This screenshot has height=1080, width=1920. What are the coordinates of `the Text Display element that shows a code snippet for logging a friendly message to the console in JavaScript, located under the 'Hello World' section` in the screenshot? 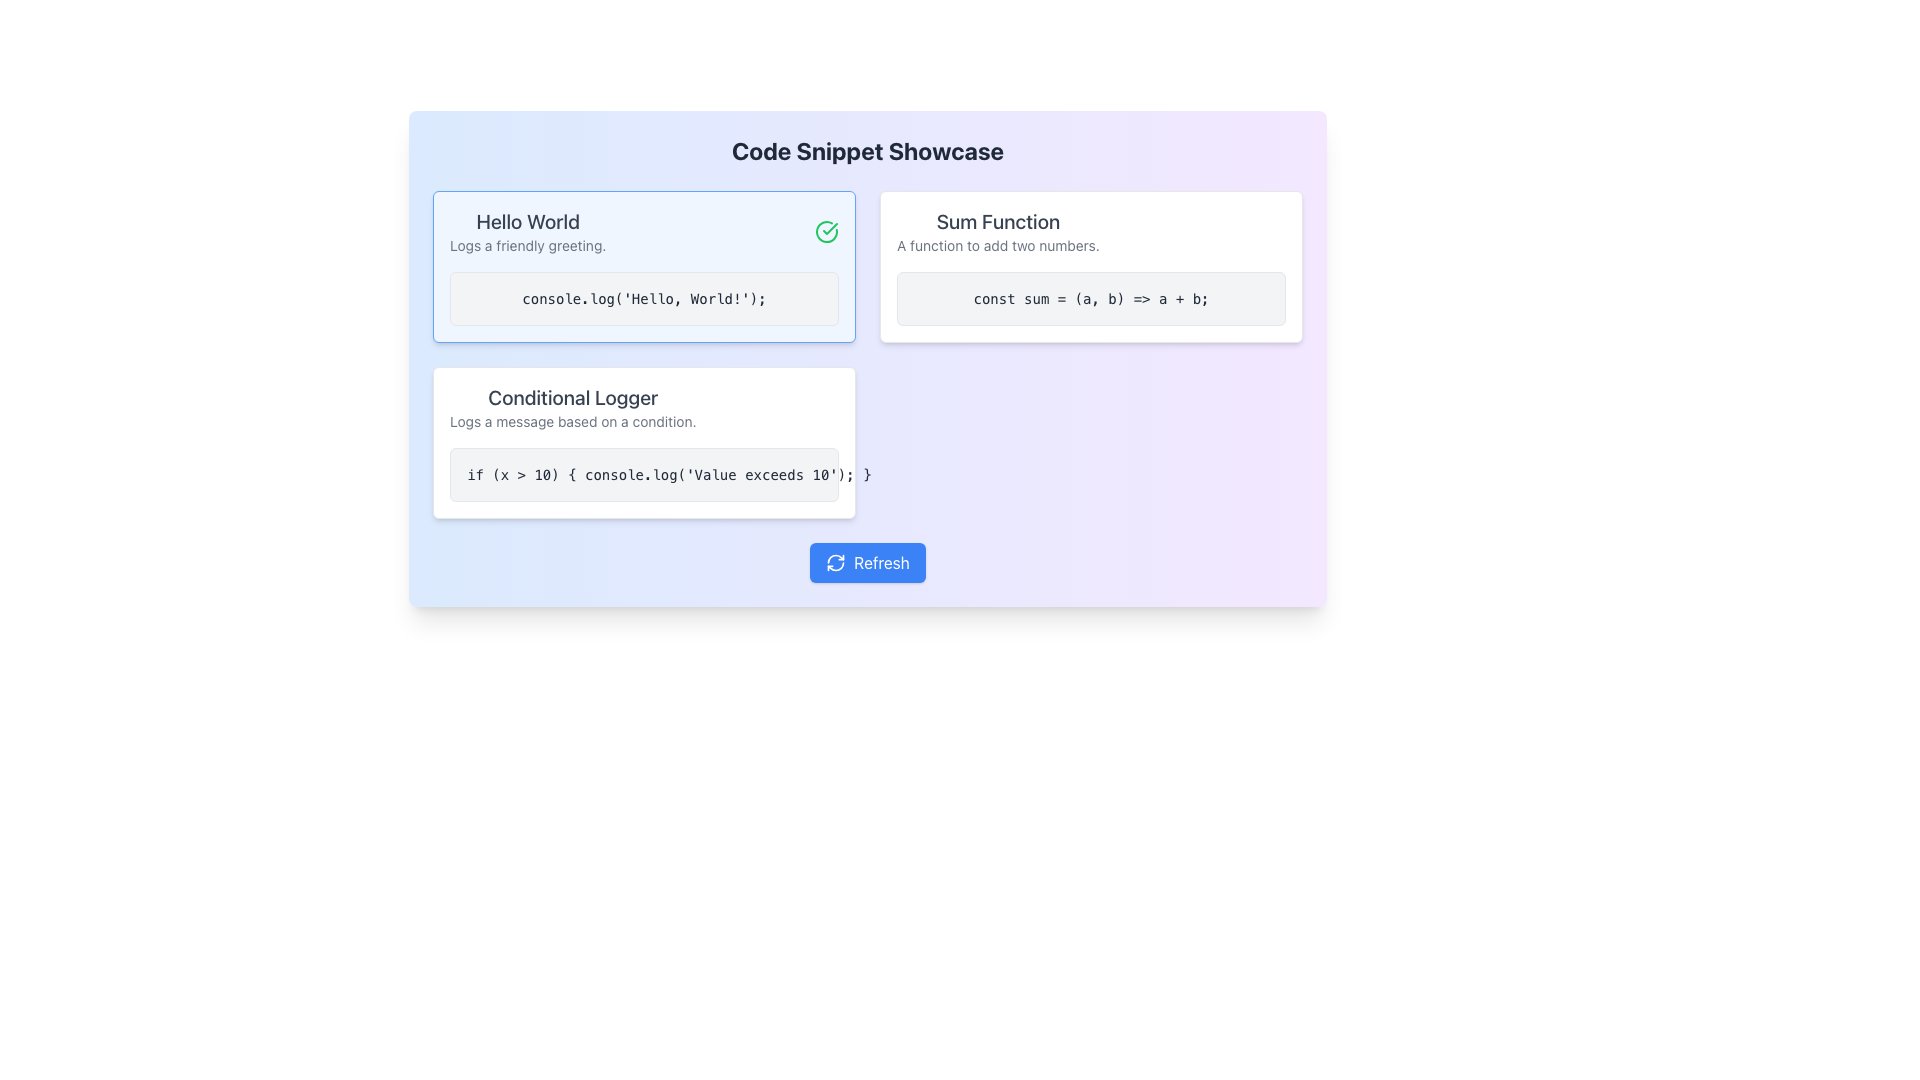 It's located at (644, 299).